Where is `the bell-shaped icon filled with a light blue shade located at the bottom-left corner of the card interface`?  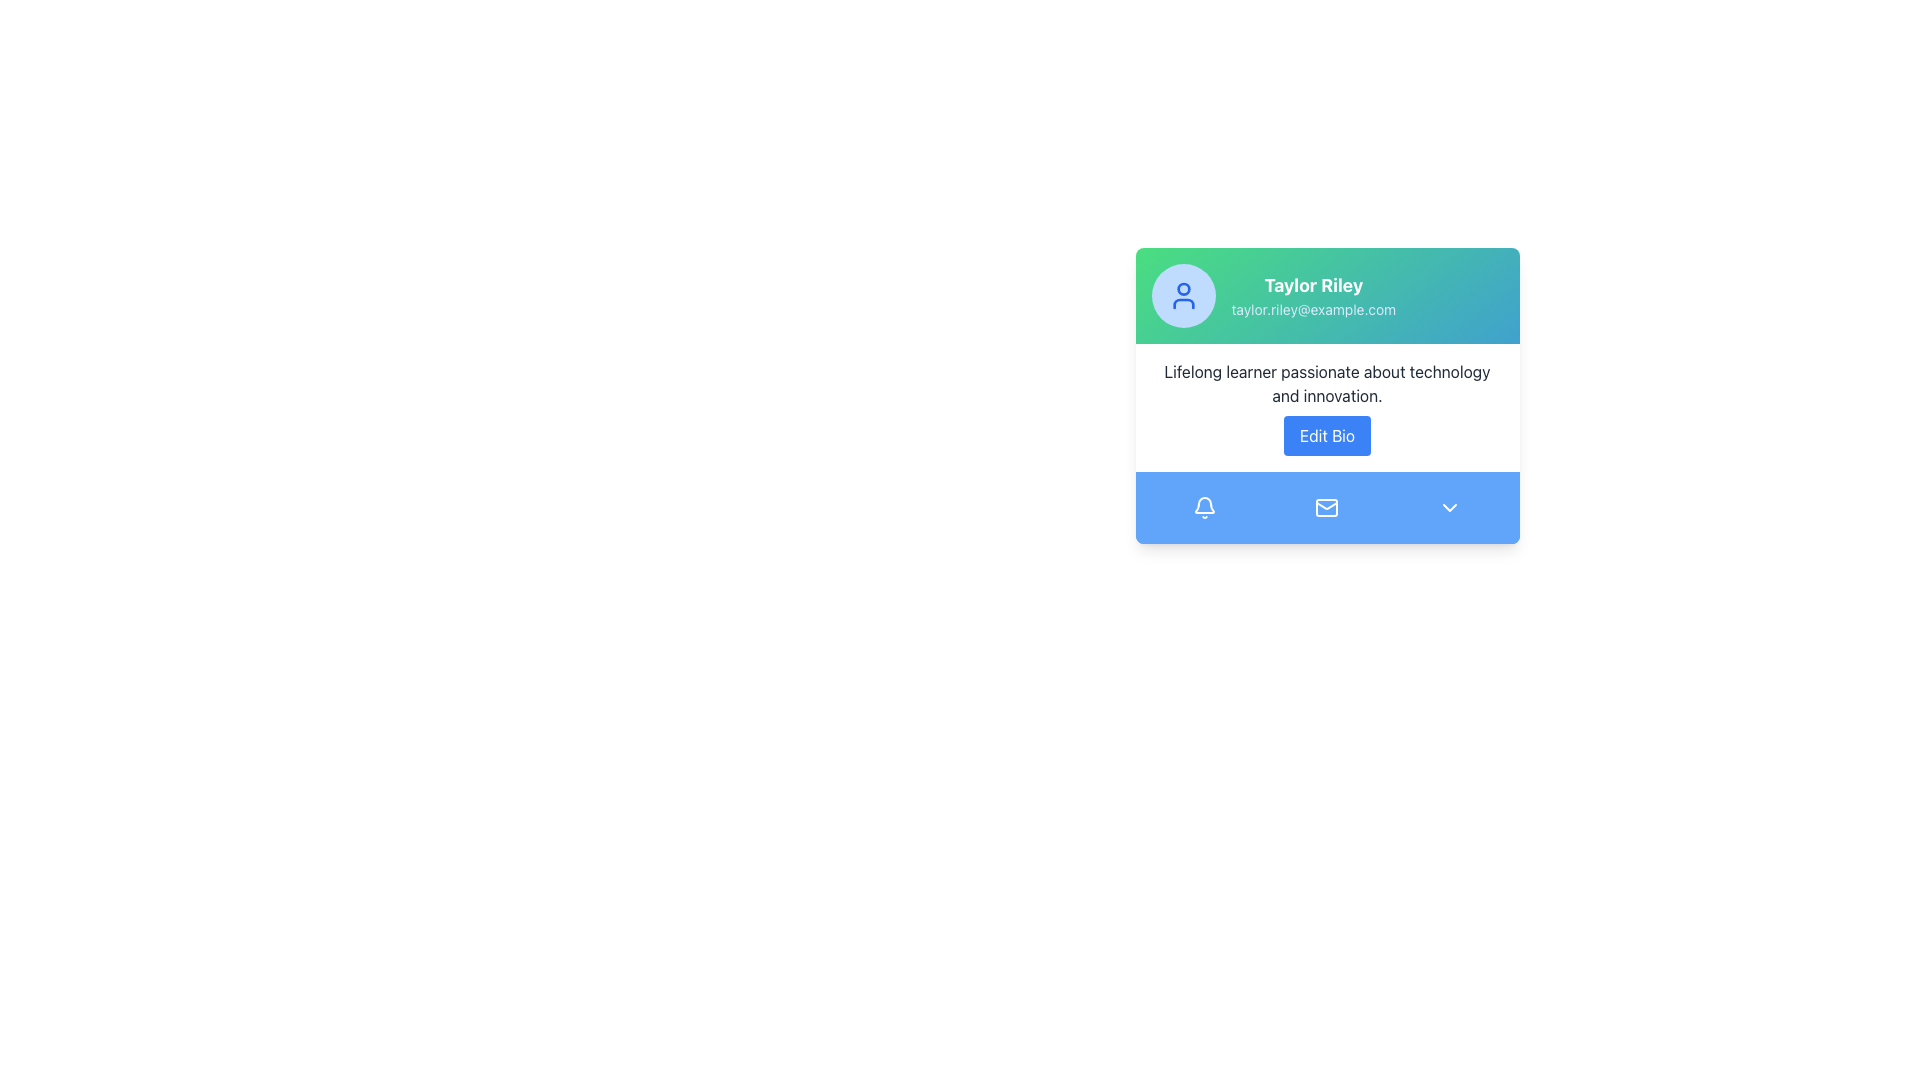
the bell-shaped icon filled with a light blue shade located at the bottom-left corner of the card interface is located at coordinates (1203, 504).